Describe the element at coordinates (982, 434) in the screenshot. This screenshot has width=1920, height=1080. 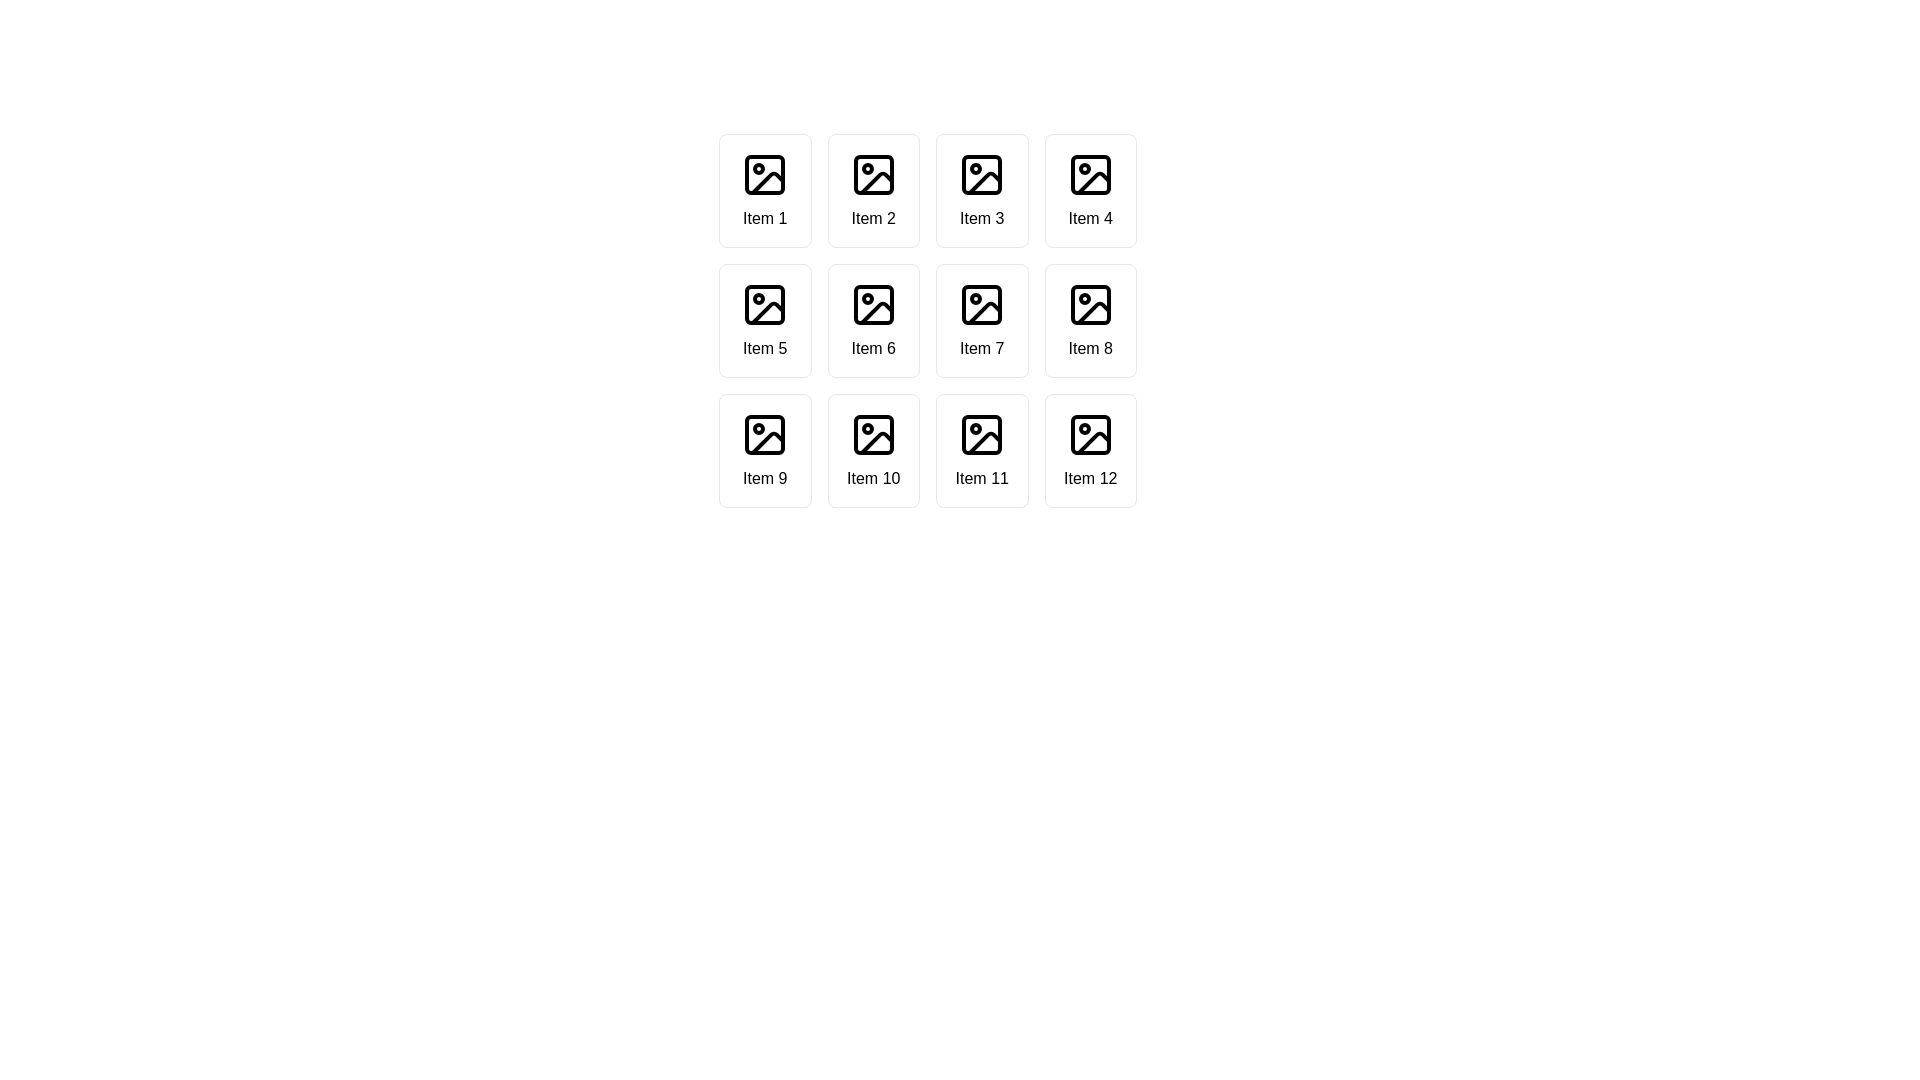
I see `the icon that represents an image, which is visually centered above the text 'Item 11' in the third row and third column of a 4x3 grid layout` at that location.